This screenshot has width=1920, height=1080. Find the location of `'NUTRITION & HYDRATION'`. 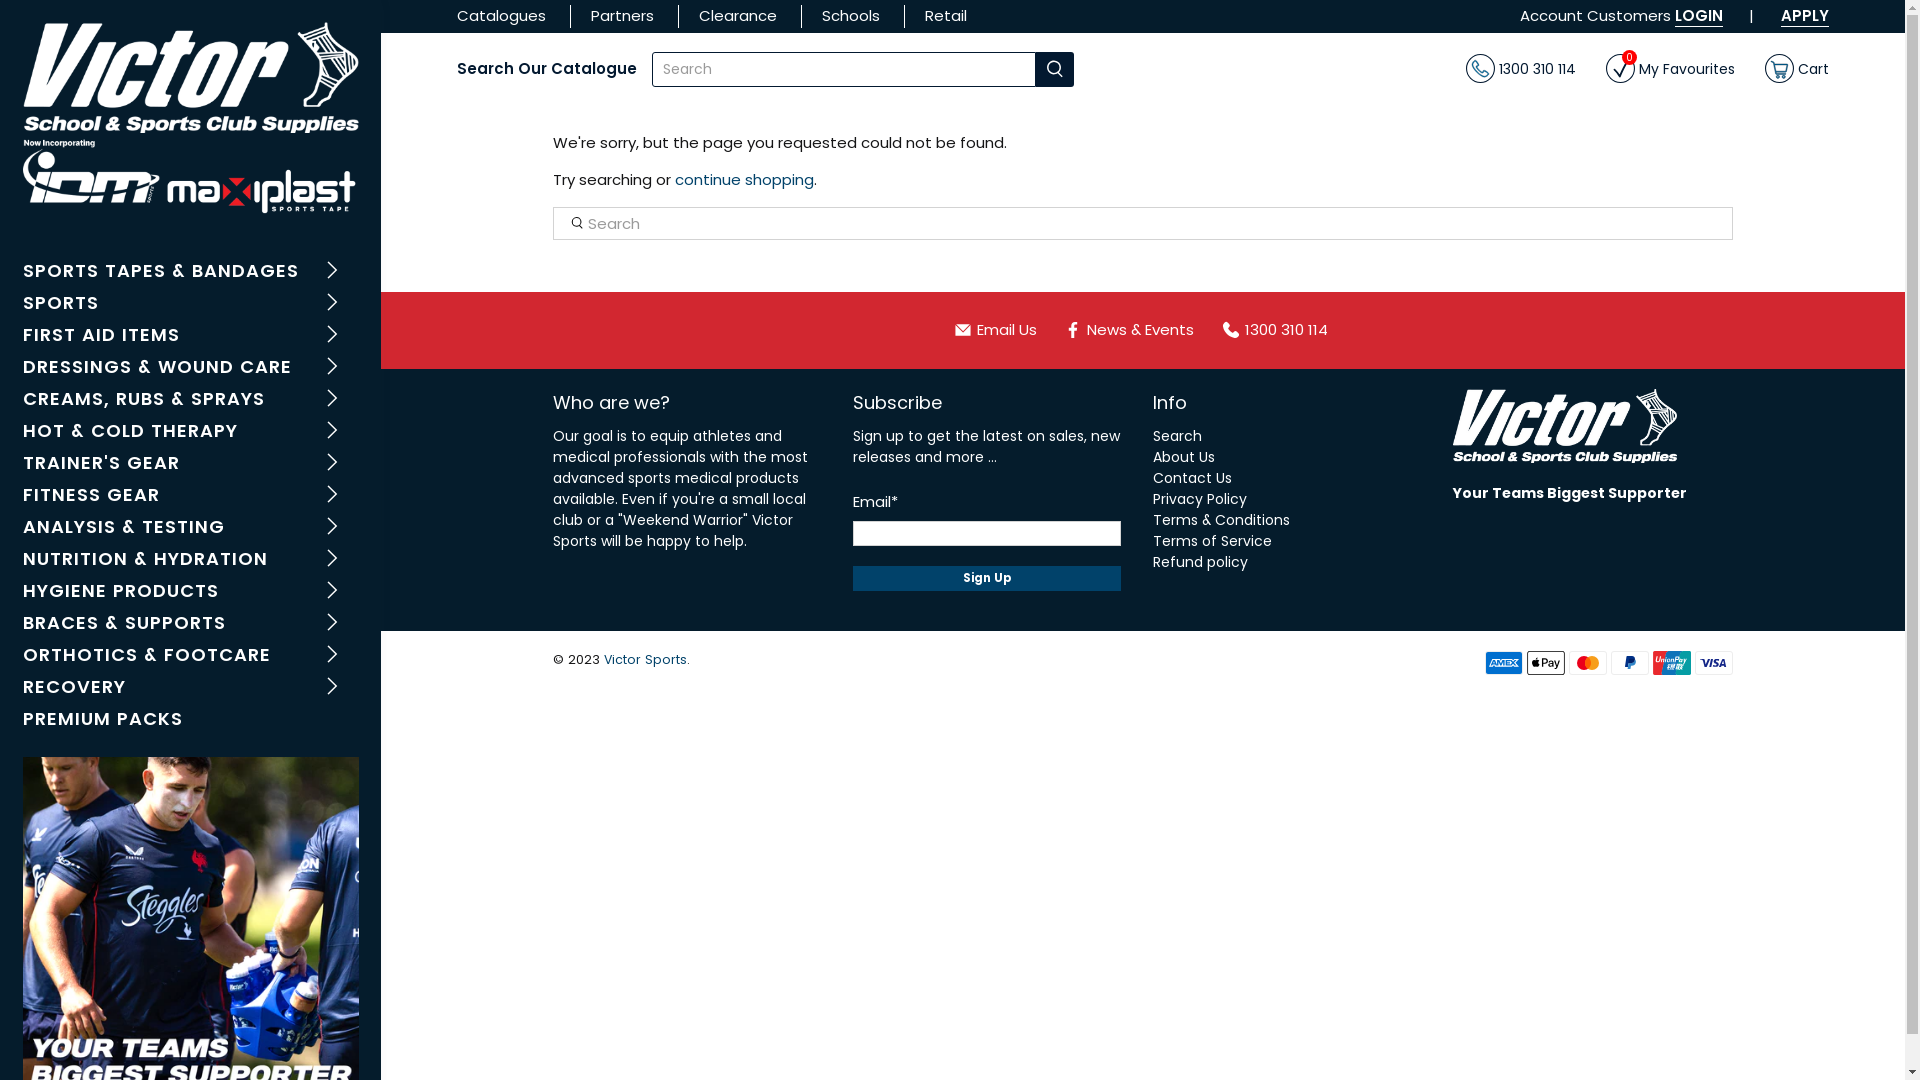

'NUTRITION & HYDRATION' is located at coordinates (190, 560).